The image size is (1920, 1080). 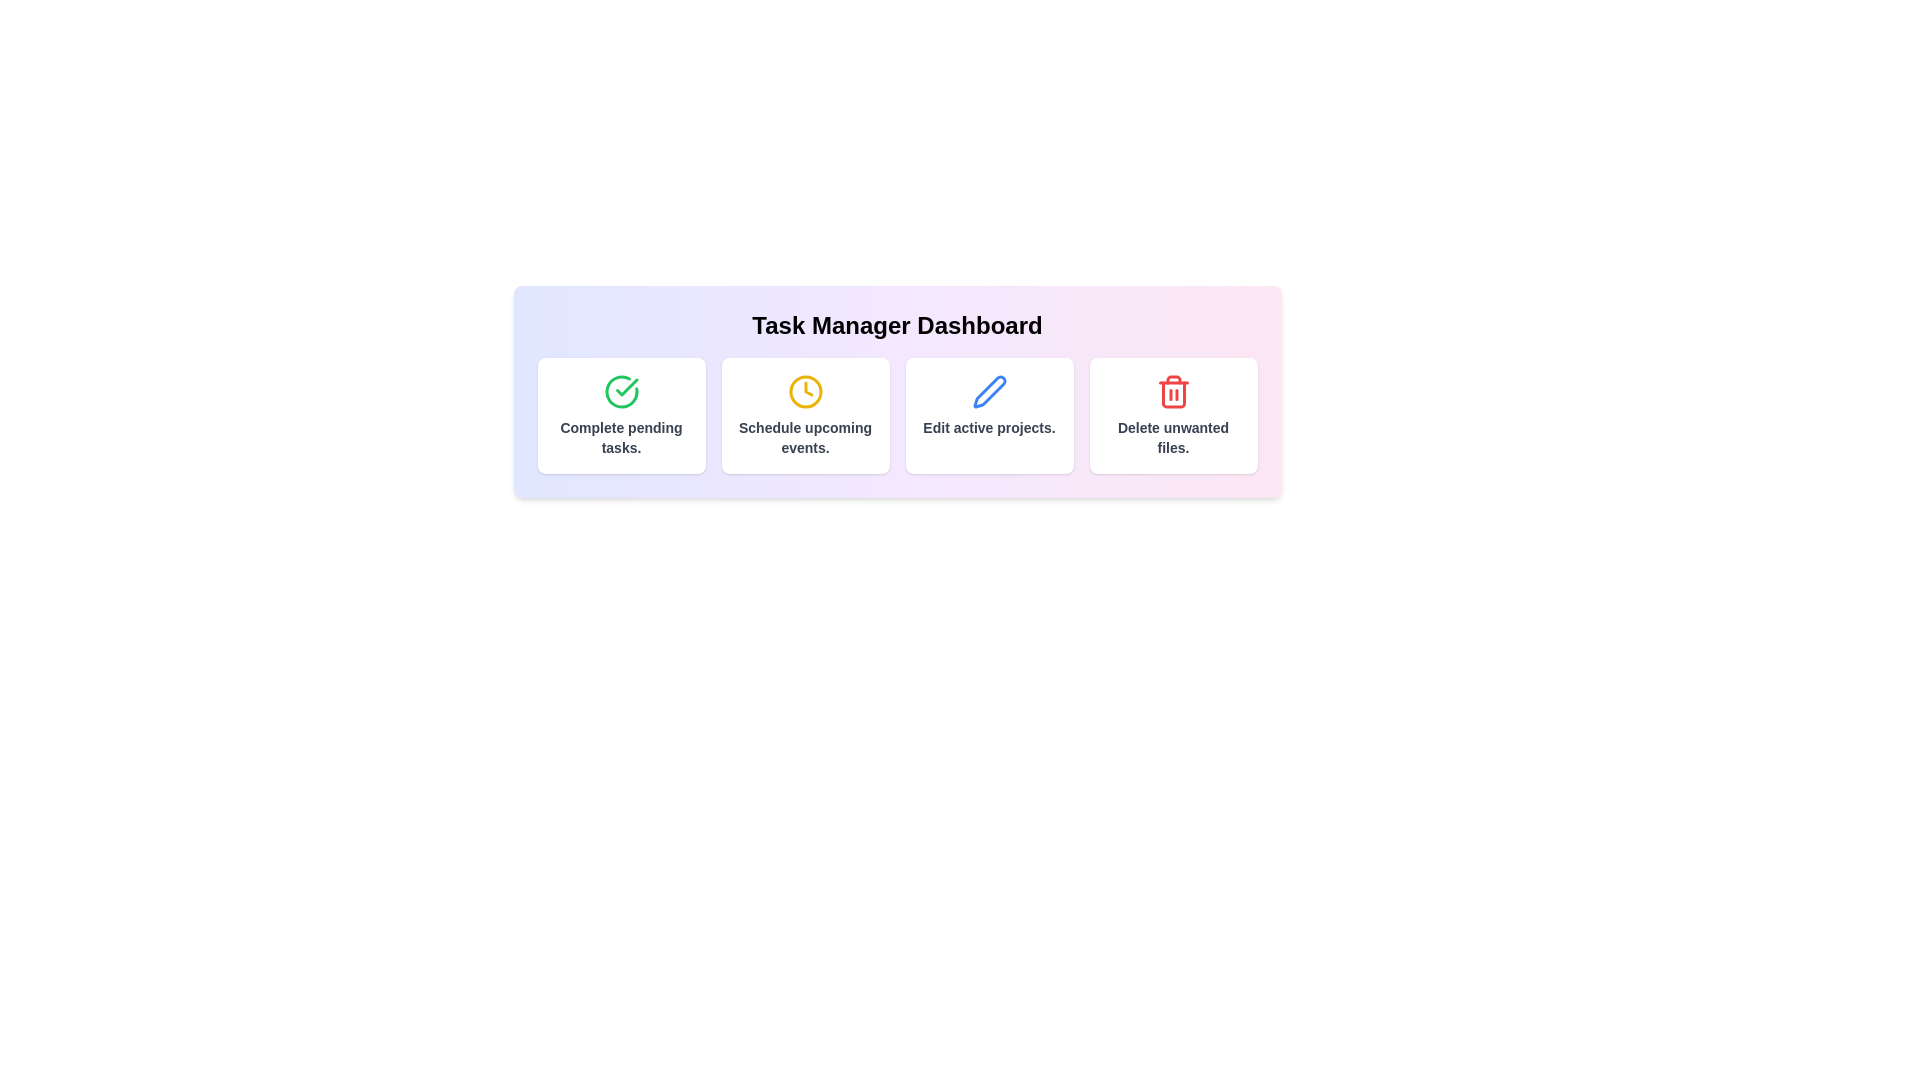 I want to click on the green checkmark icon, which is part of the 'Complete pending tasks.' card in a four-card layout, so click(x=625, y=387).